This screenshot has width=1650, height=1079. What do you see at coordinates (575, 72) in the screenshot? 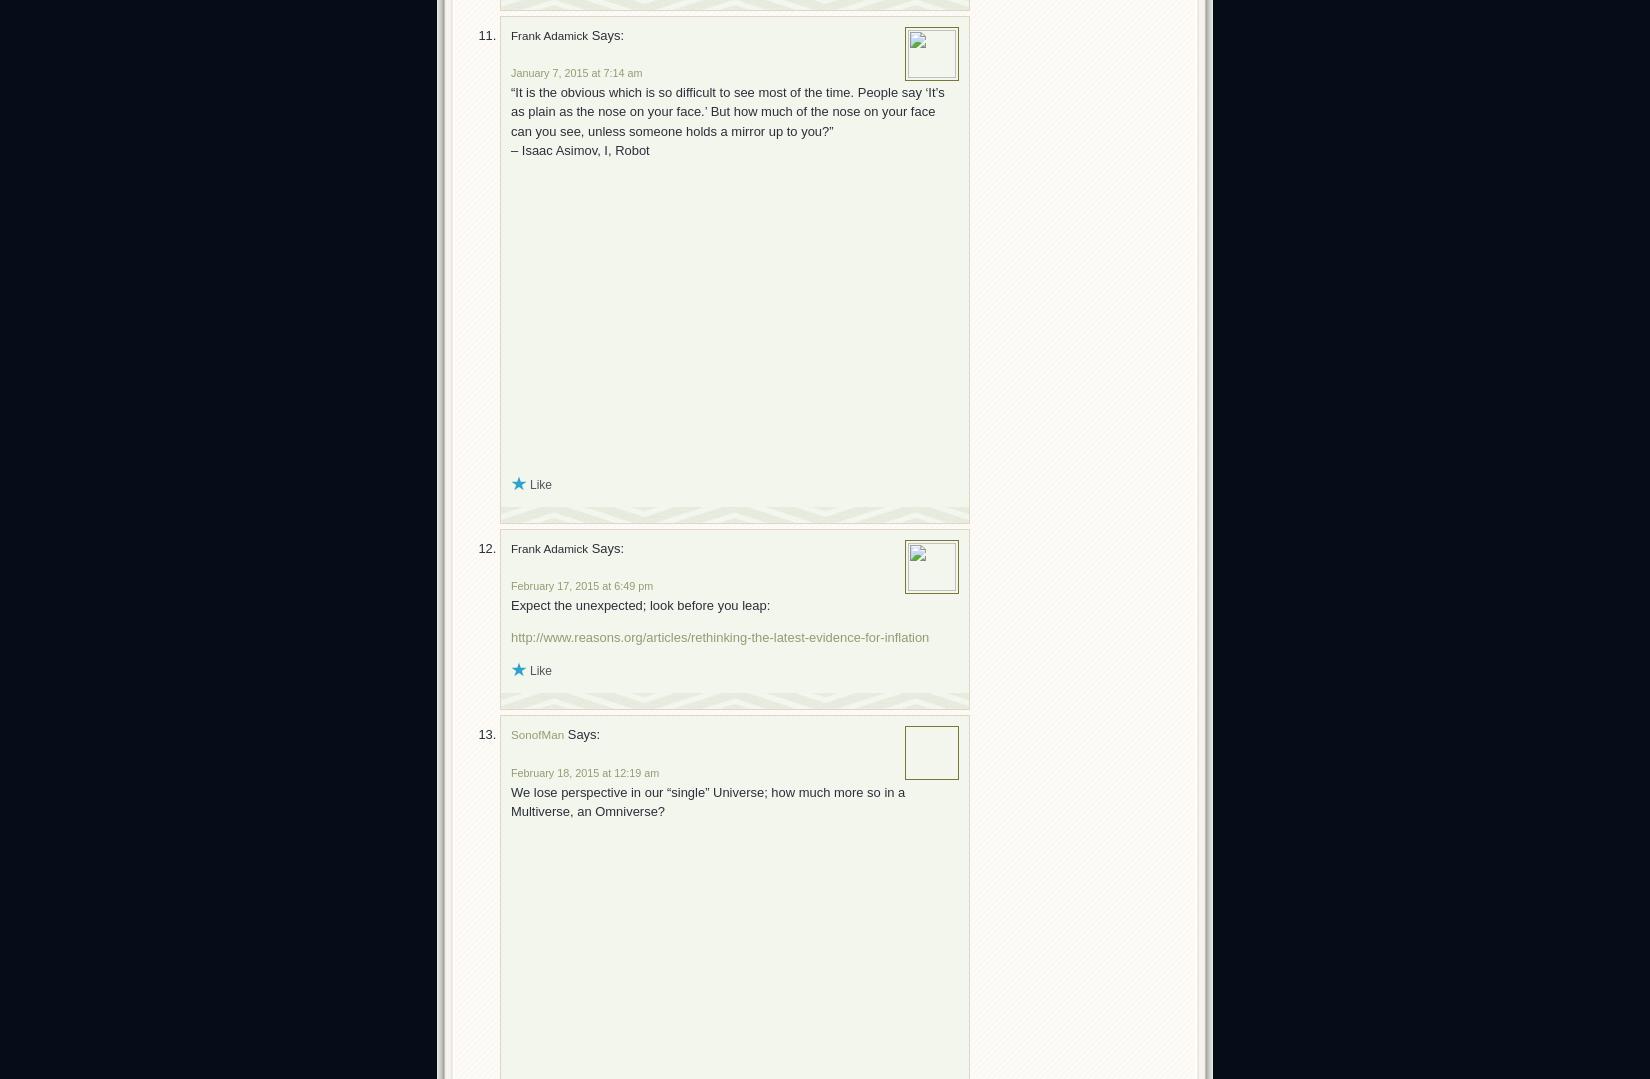
I see `'January 7, 2015 at 7:14 am'` at bounding box center [575, 72].